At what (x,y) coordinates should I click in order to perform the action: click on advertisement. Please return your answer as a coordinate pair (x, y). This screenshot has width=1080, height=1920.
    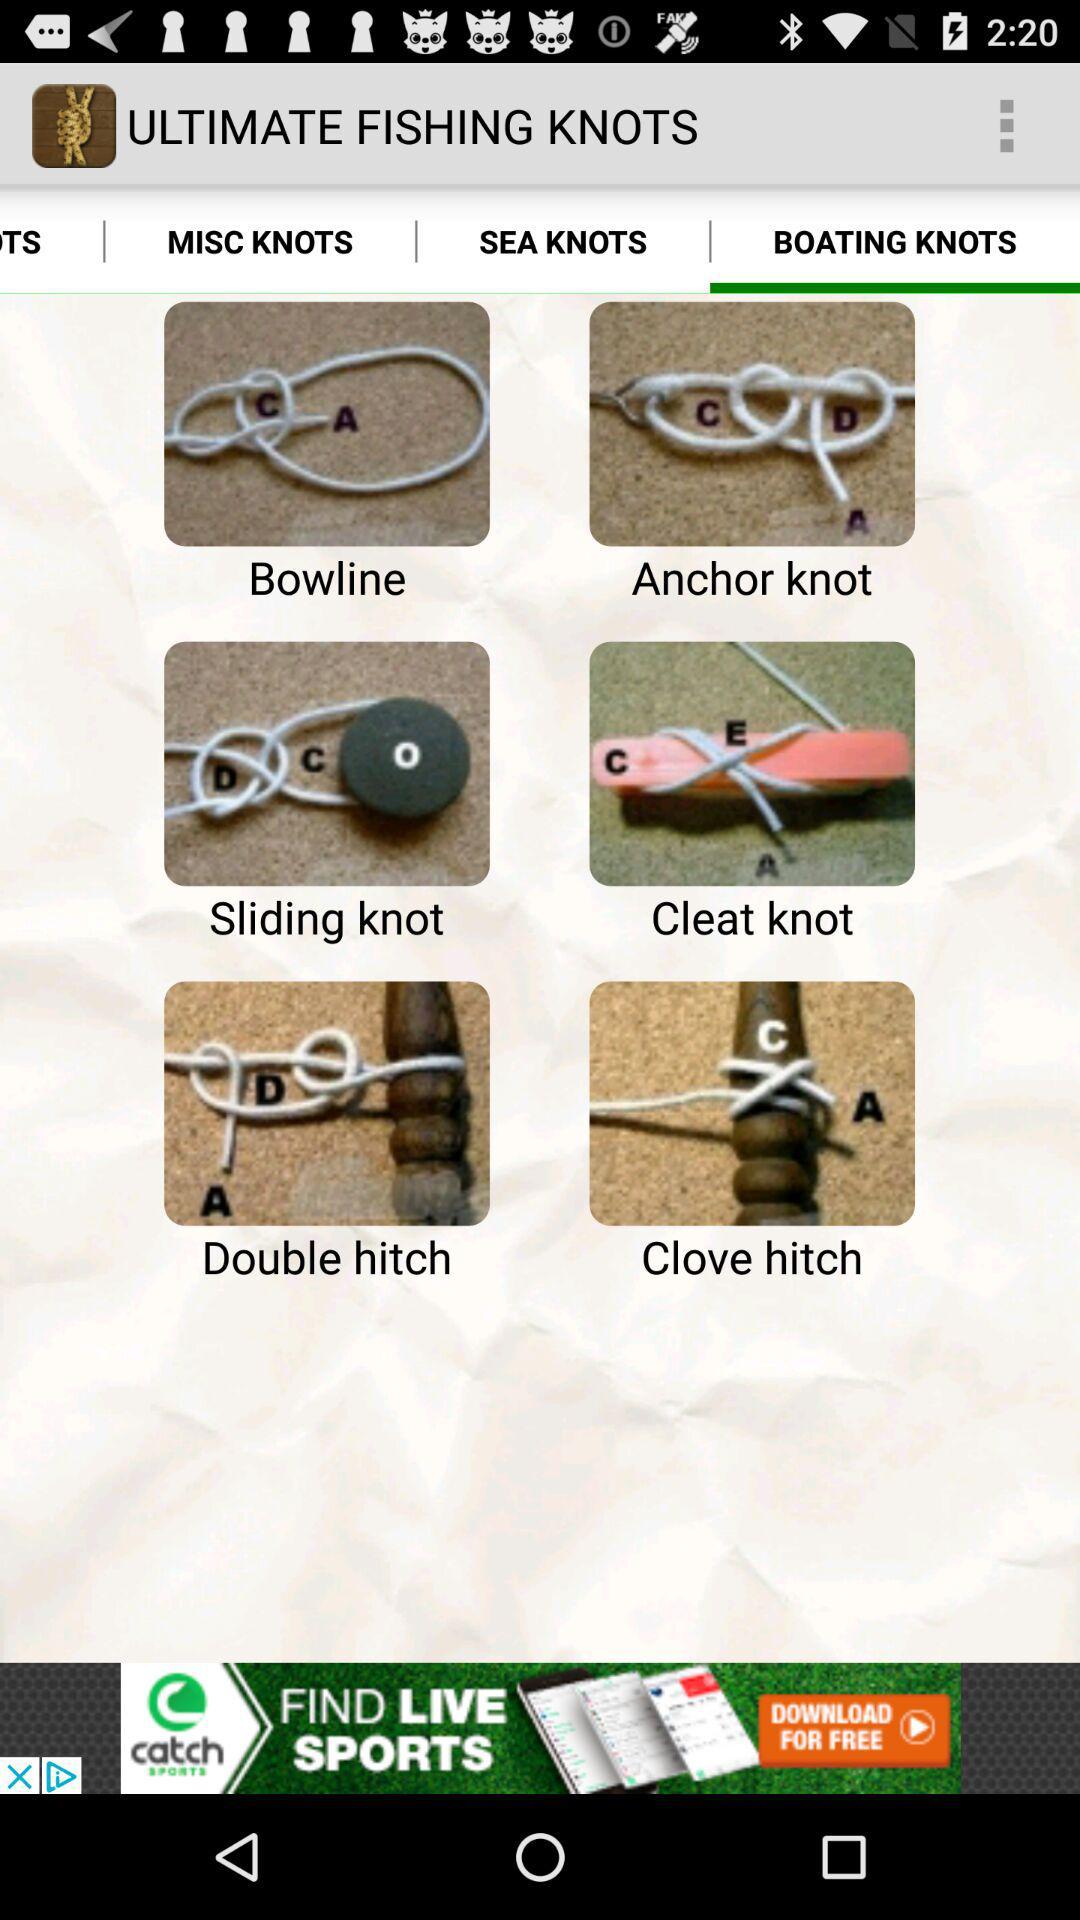
    Looking at the image, I should click on (540, 1727).